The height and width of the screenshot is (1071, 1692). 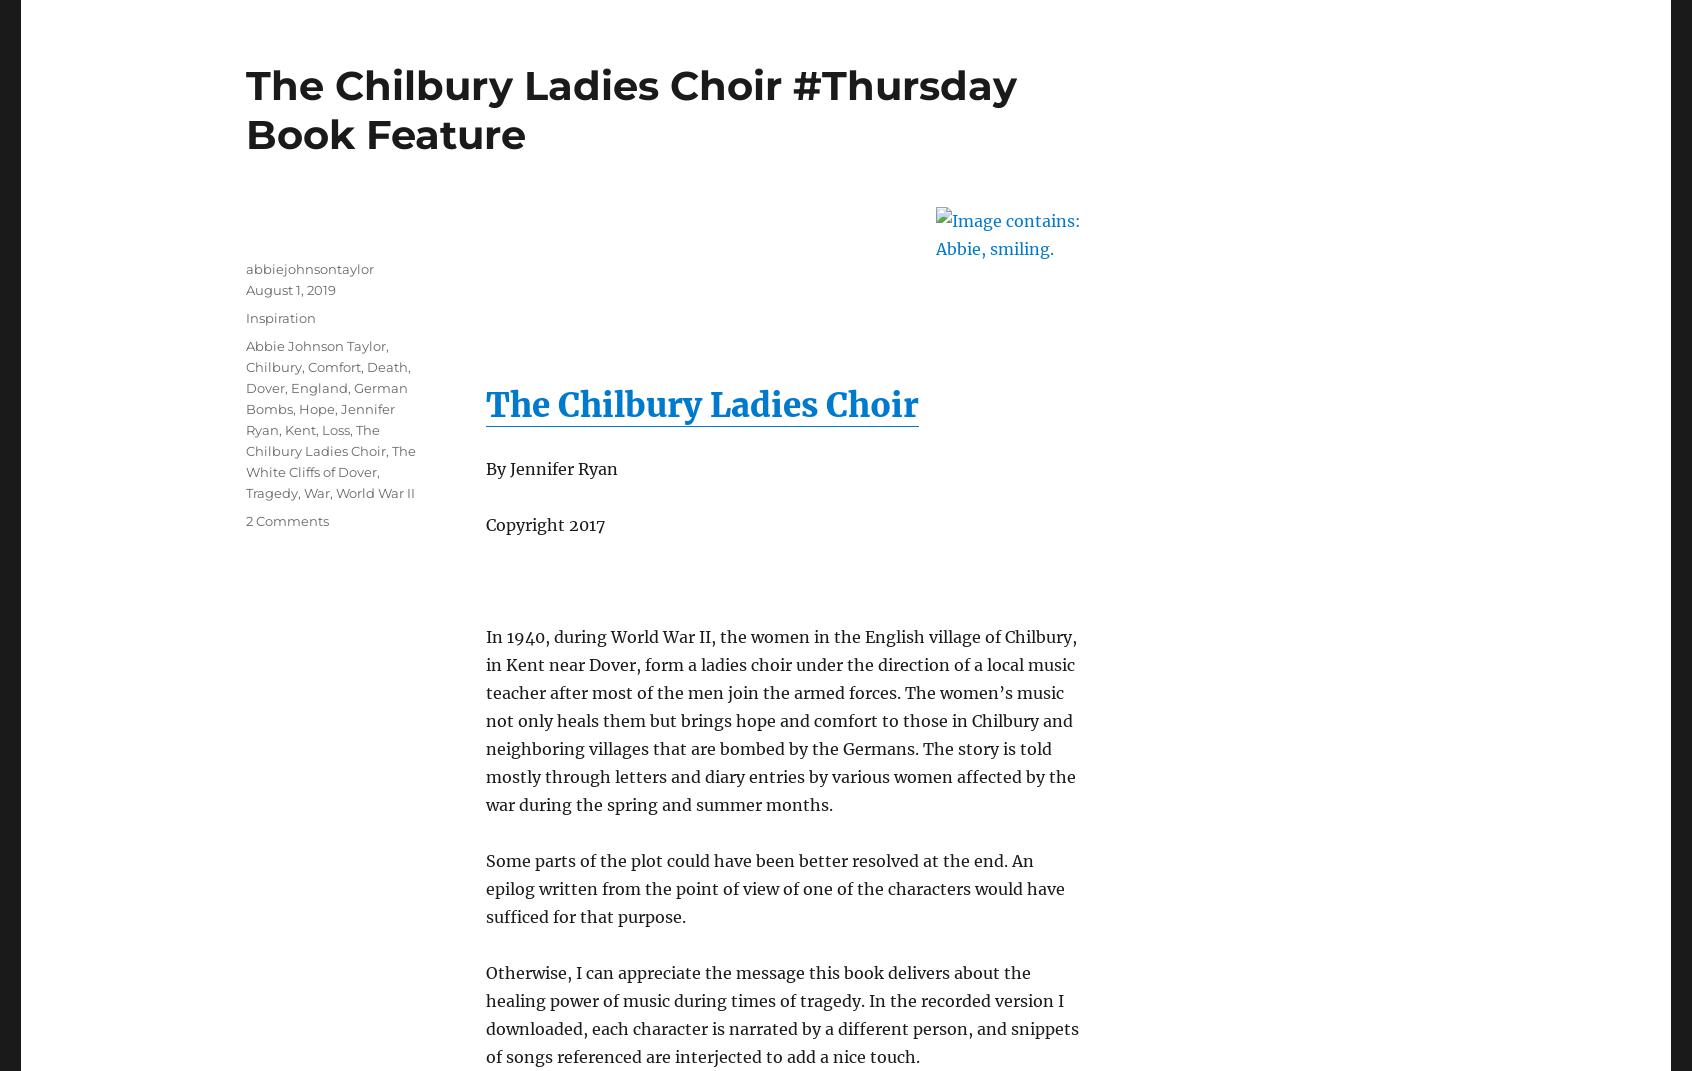 What do you see at coordinates (316, 491) in the screenshot?
I see `'War'` at bounding box center [316, 491].